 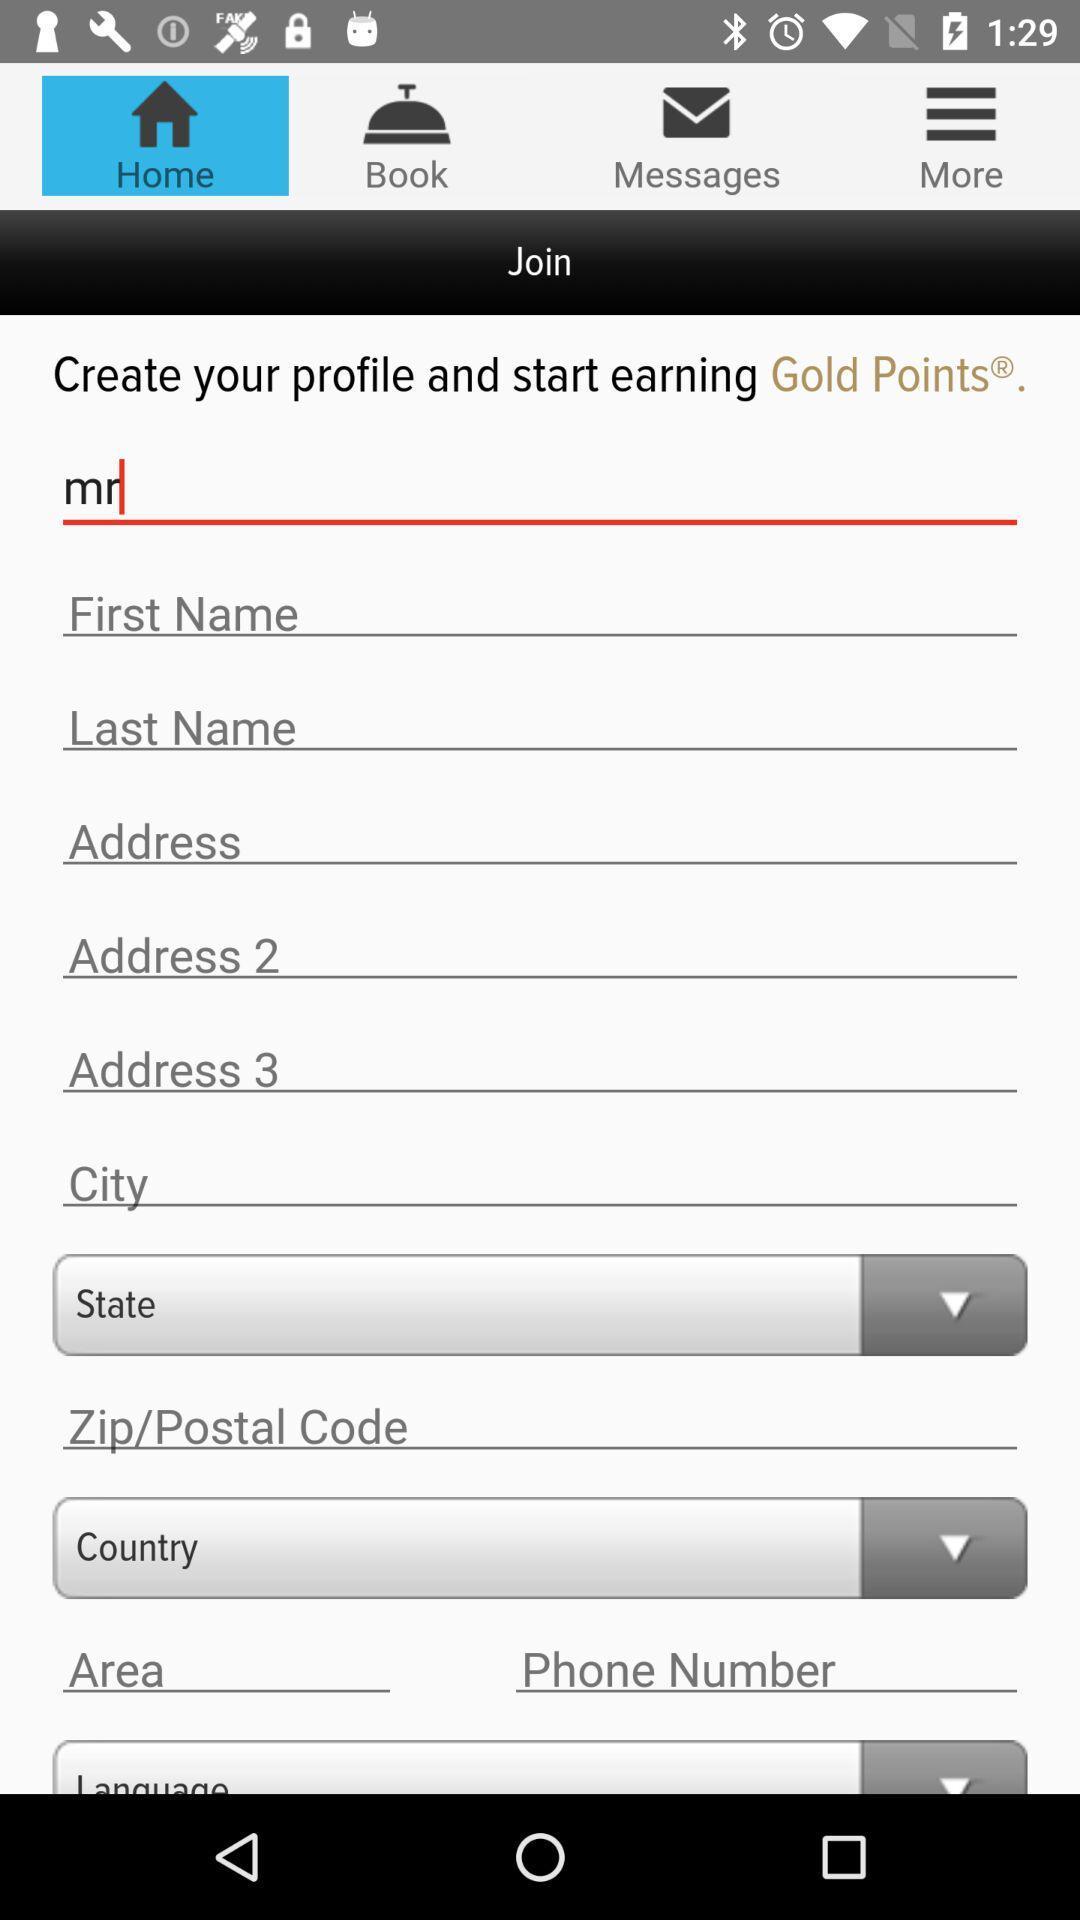 What do you see at coordinates (765, 1669) in the screenshot?
I see `phone number` at bounding box center [765, 1669].